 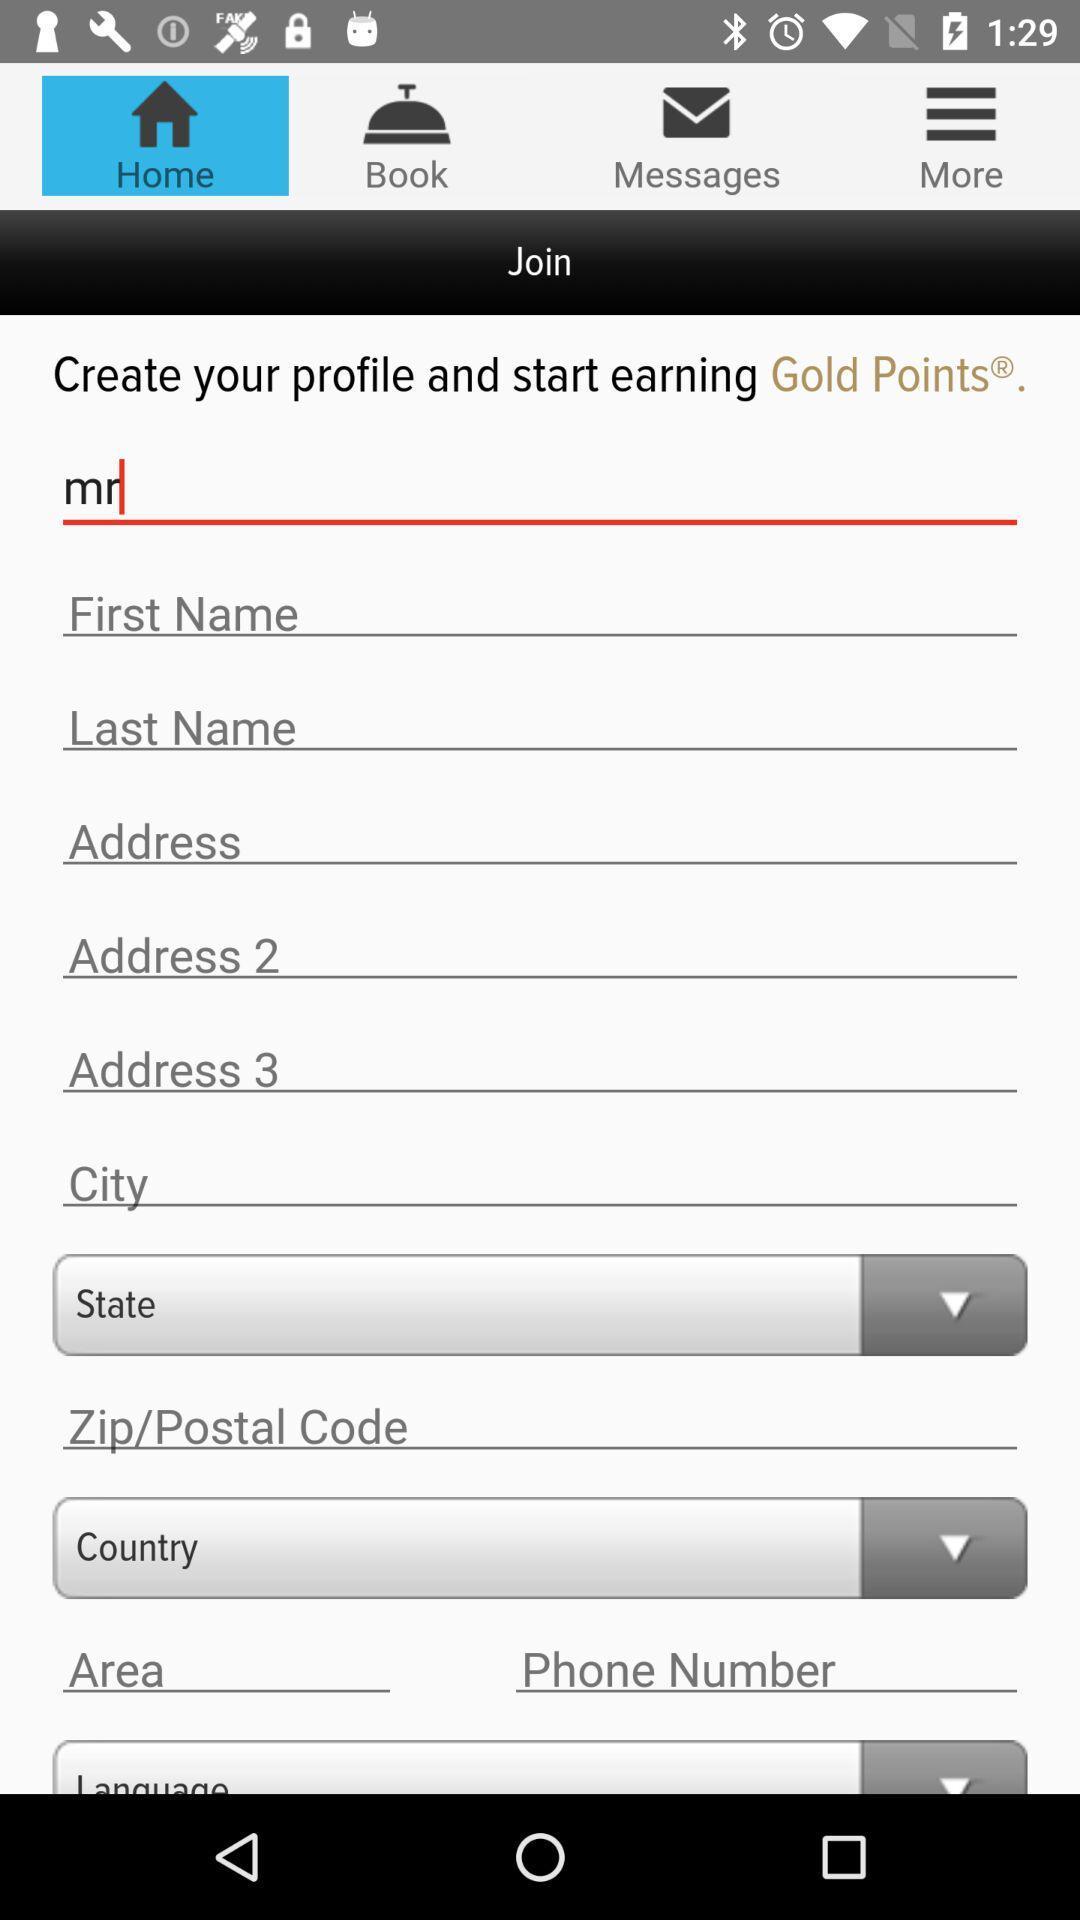 What do you see at coordinates (765, 1669) in the screenshot?
I see `phone number` at bounding box center [765, 1669].